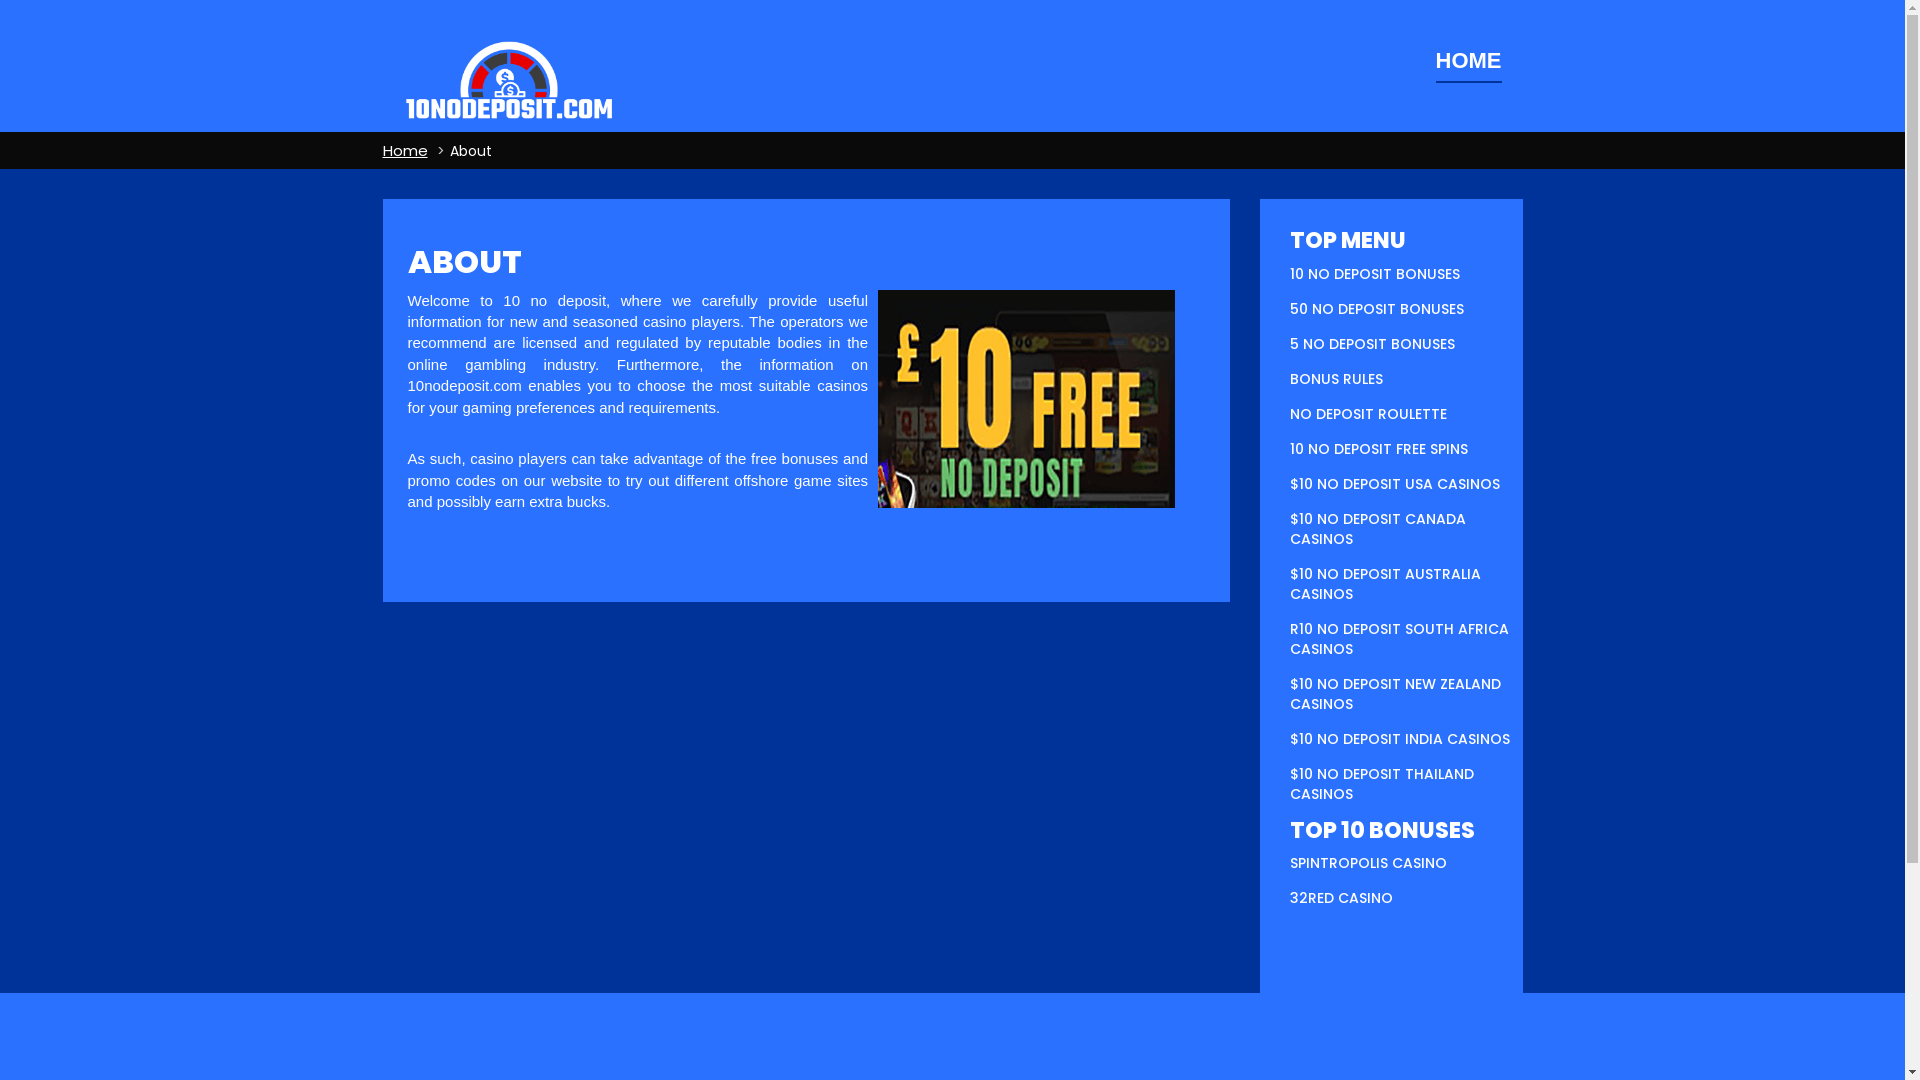  I want to click on 'NO DEPOSIT ROULETTE', so click(1367, 412).